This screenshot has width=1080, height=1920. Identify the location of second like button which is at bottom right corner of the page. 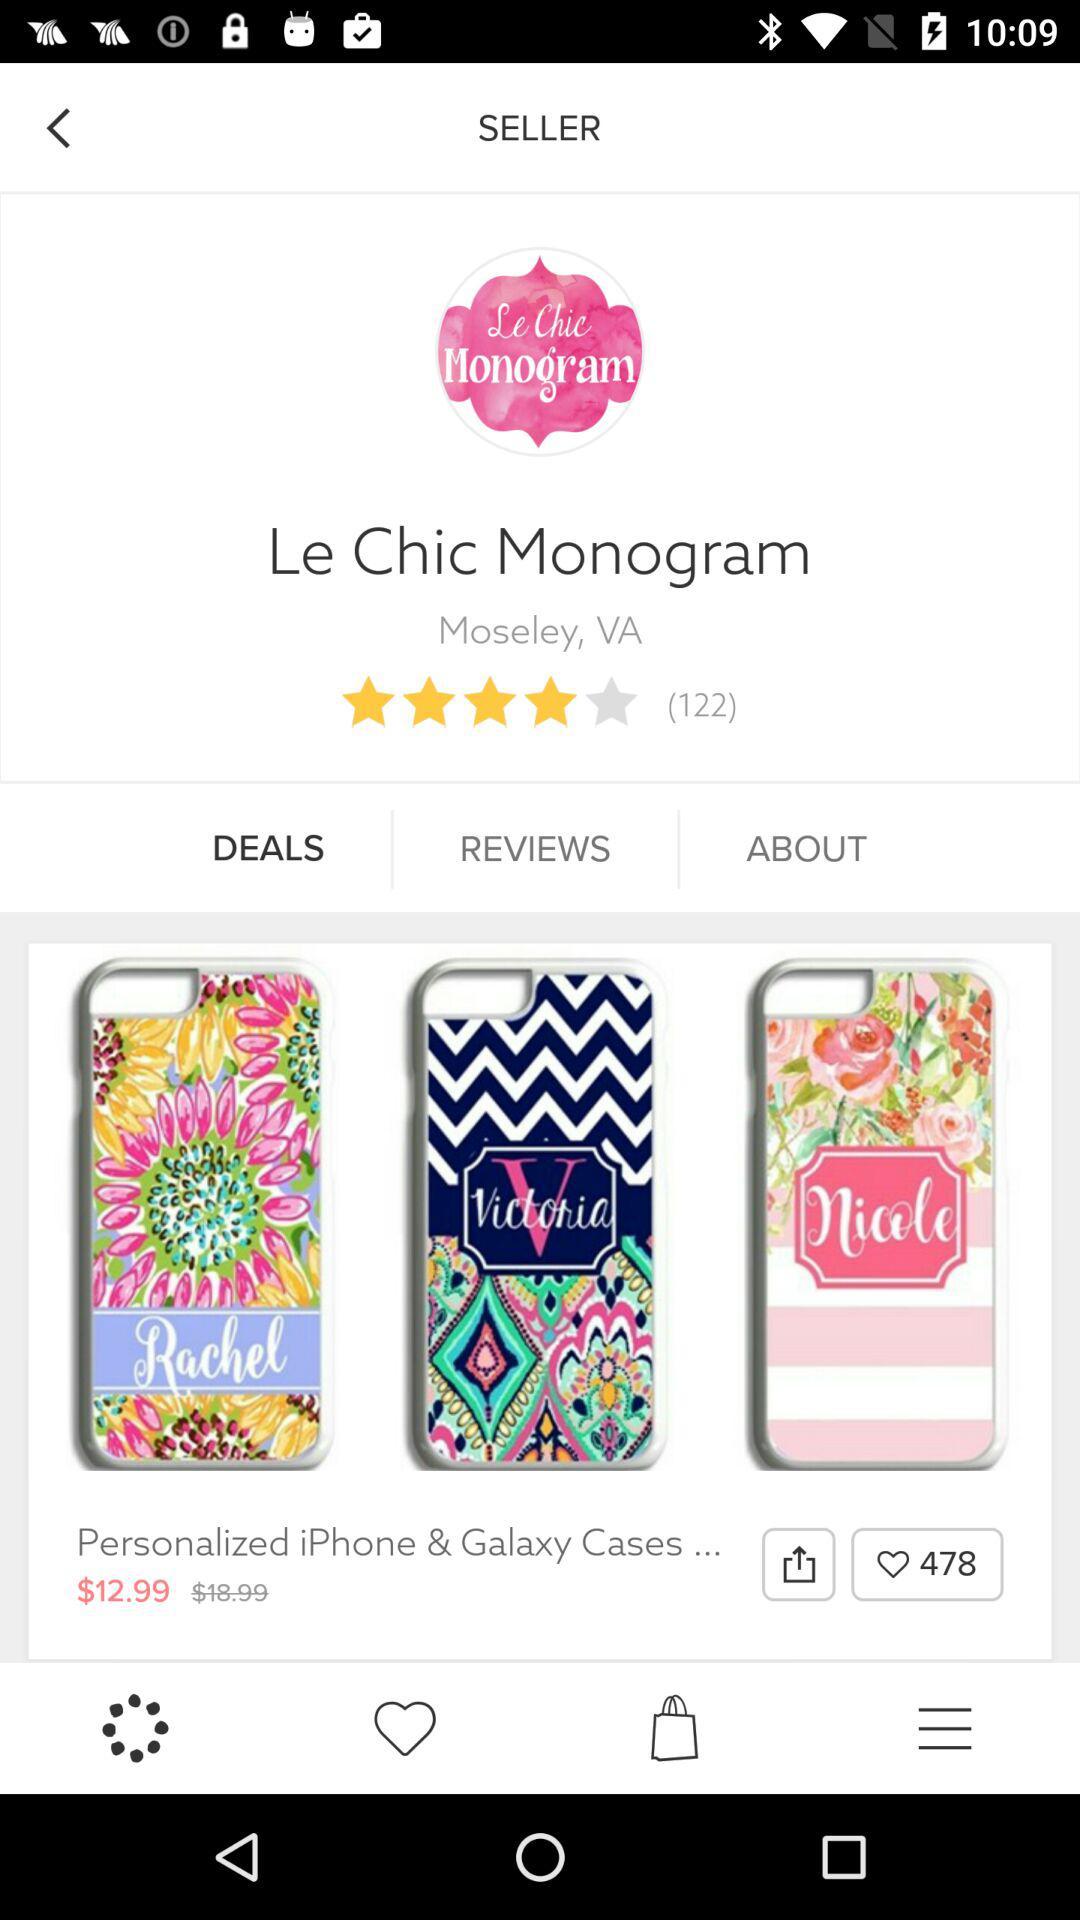
(405, 1727).